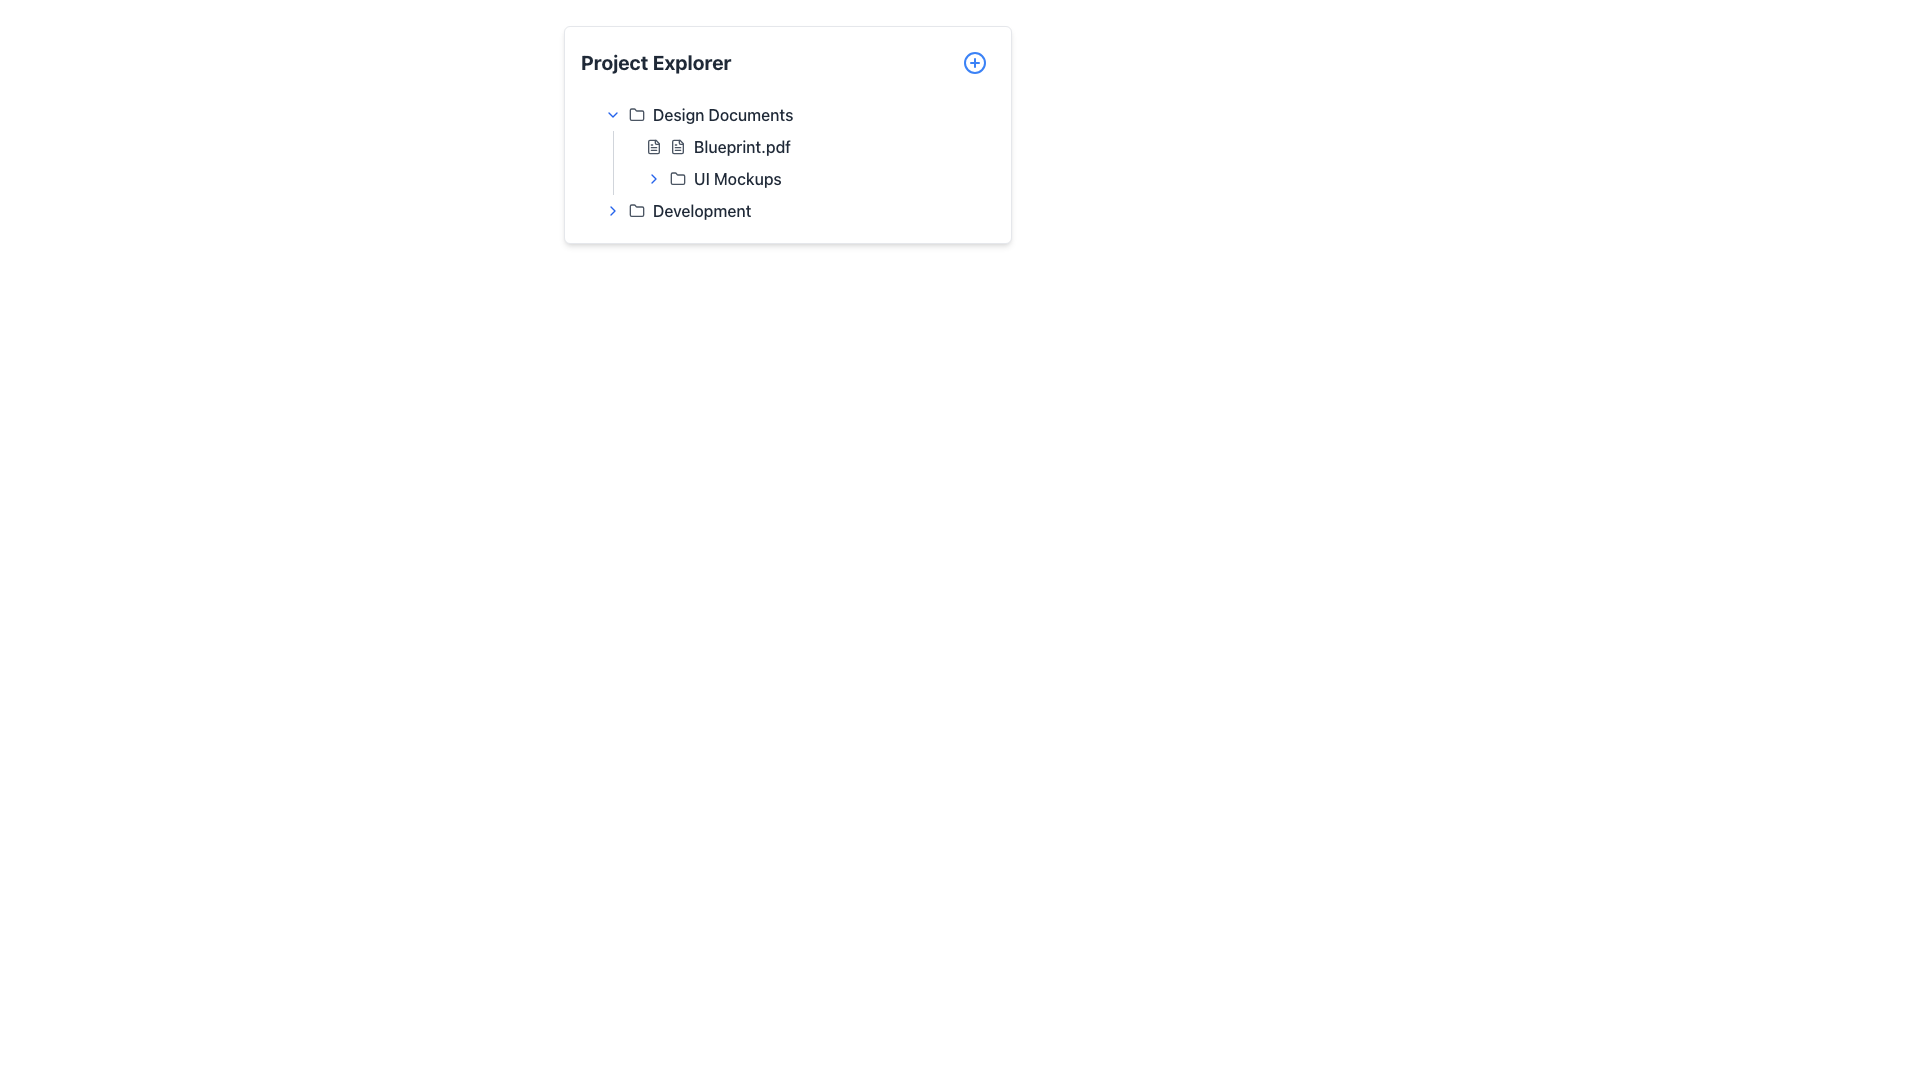 Image resolution: width=1920 pixels, height=1080 pixels. Describe the element at coordinates (974, 61) in the screenshot. I see `the 'Add' icon button located in the top-right corner of the 'Project Explorer' section` at that location.